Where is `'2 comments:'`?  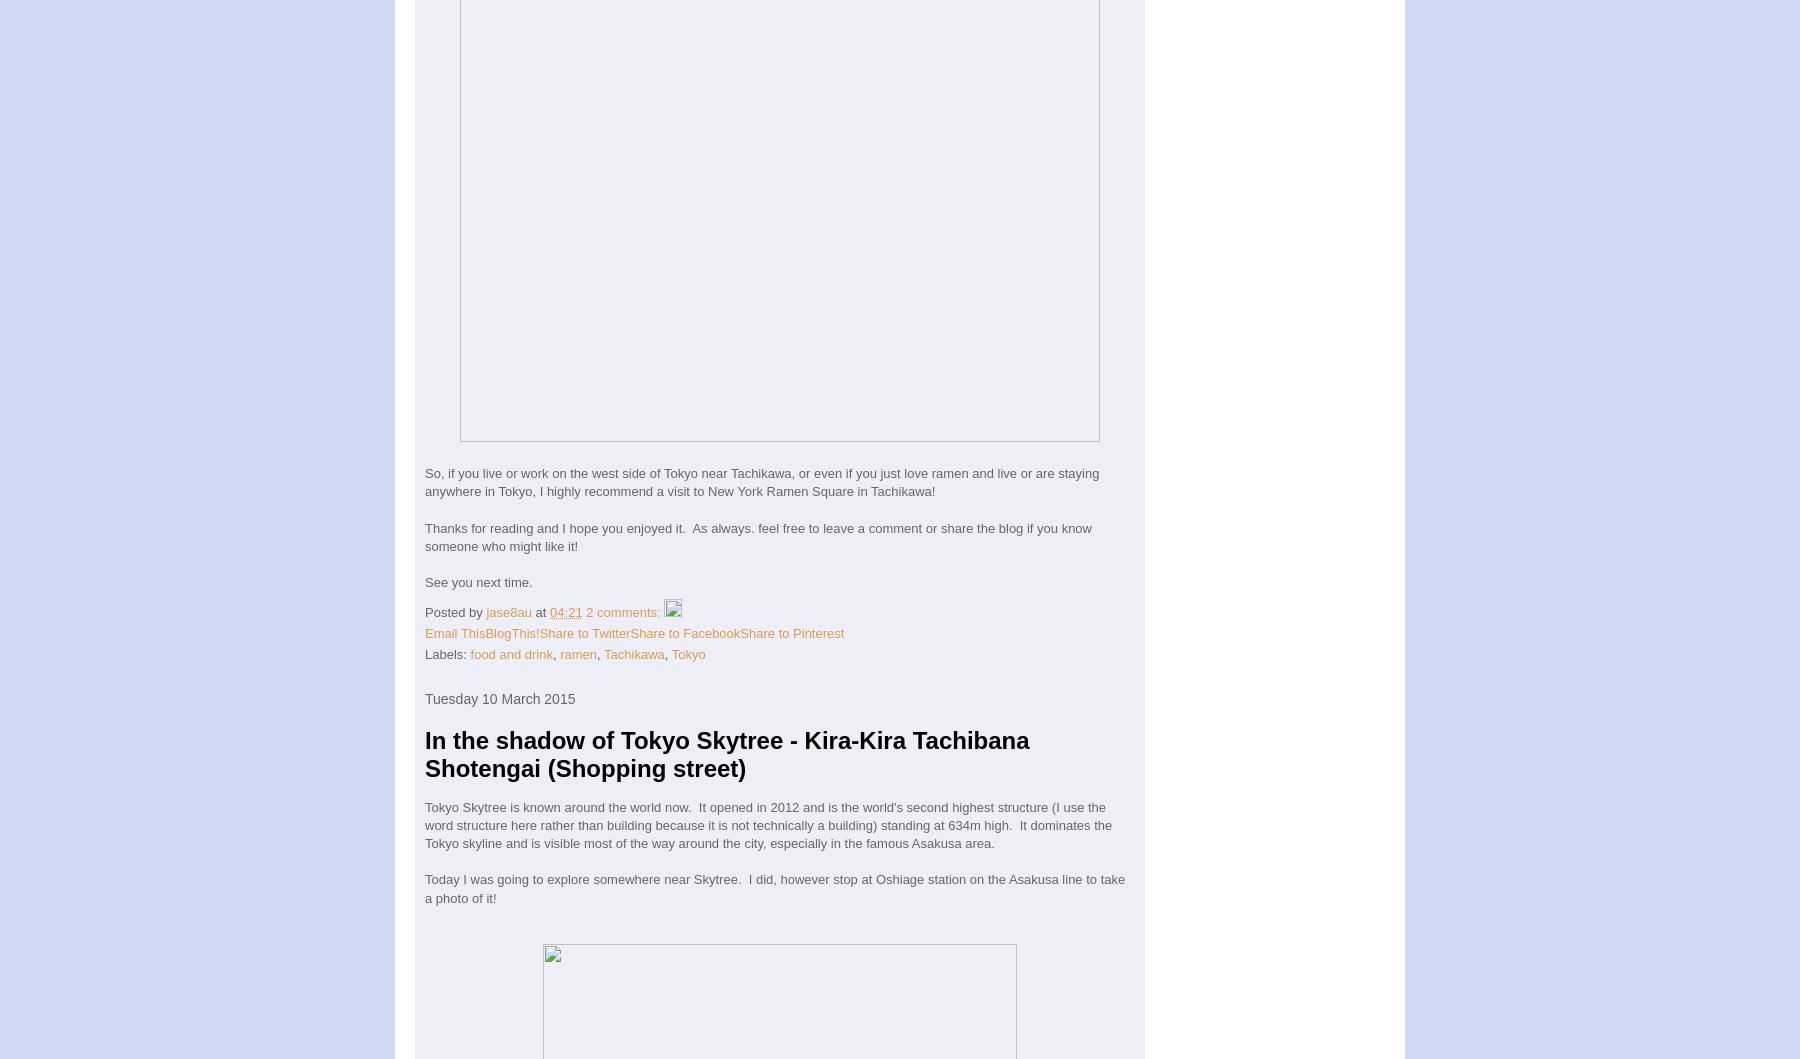 '2 comments:' is located at coordinates (624, 611).